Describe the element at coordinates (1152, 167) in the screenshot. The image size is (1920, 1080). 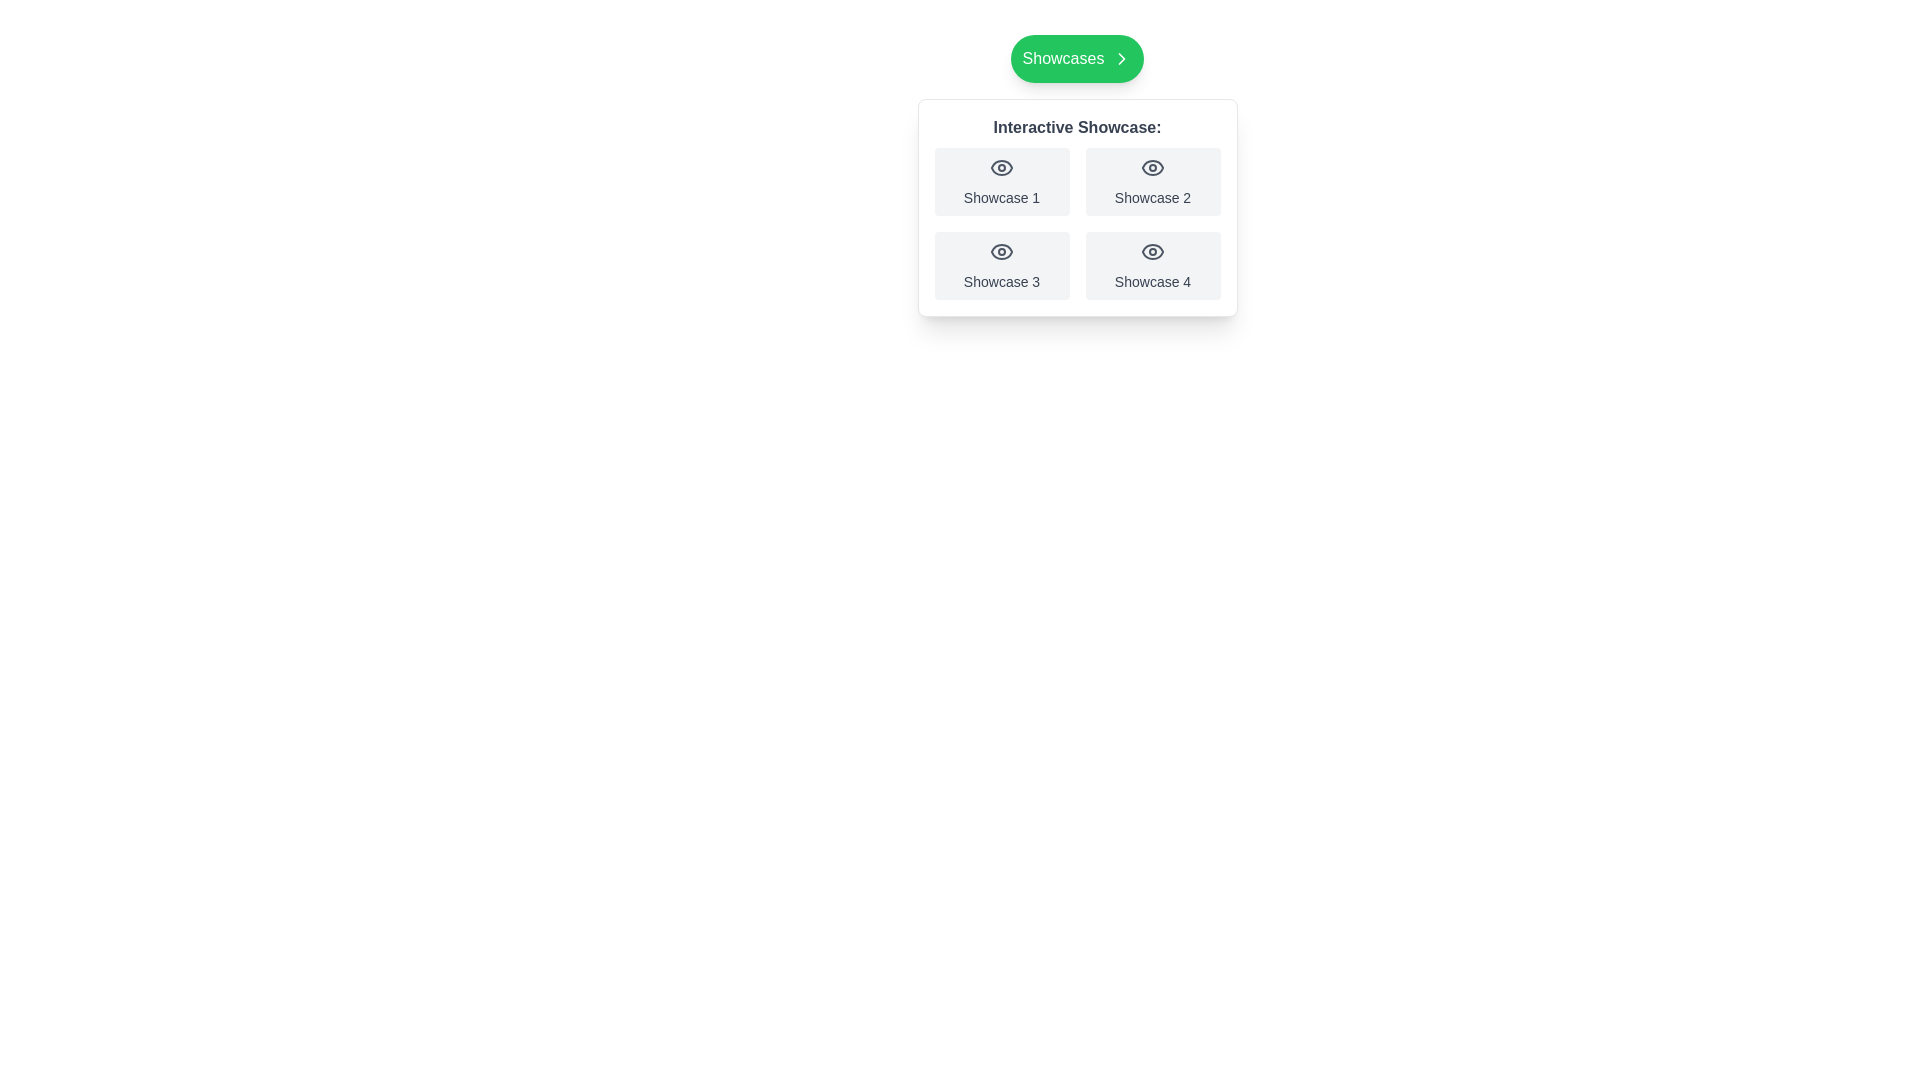
I see `the rounded eye icon within the 'Showcase 2' button, which features a hollow circular outline and a central dot, located in the upper-right quadrant of the showcase section` at that location.